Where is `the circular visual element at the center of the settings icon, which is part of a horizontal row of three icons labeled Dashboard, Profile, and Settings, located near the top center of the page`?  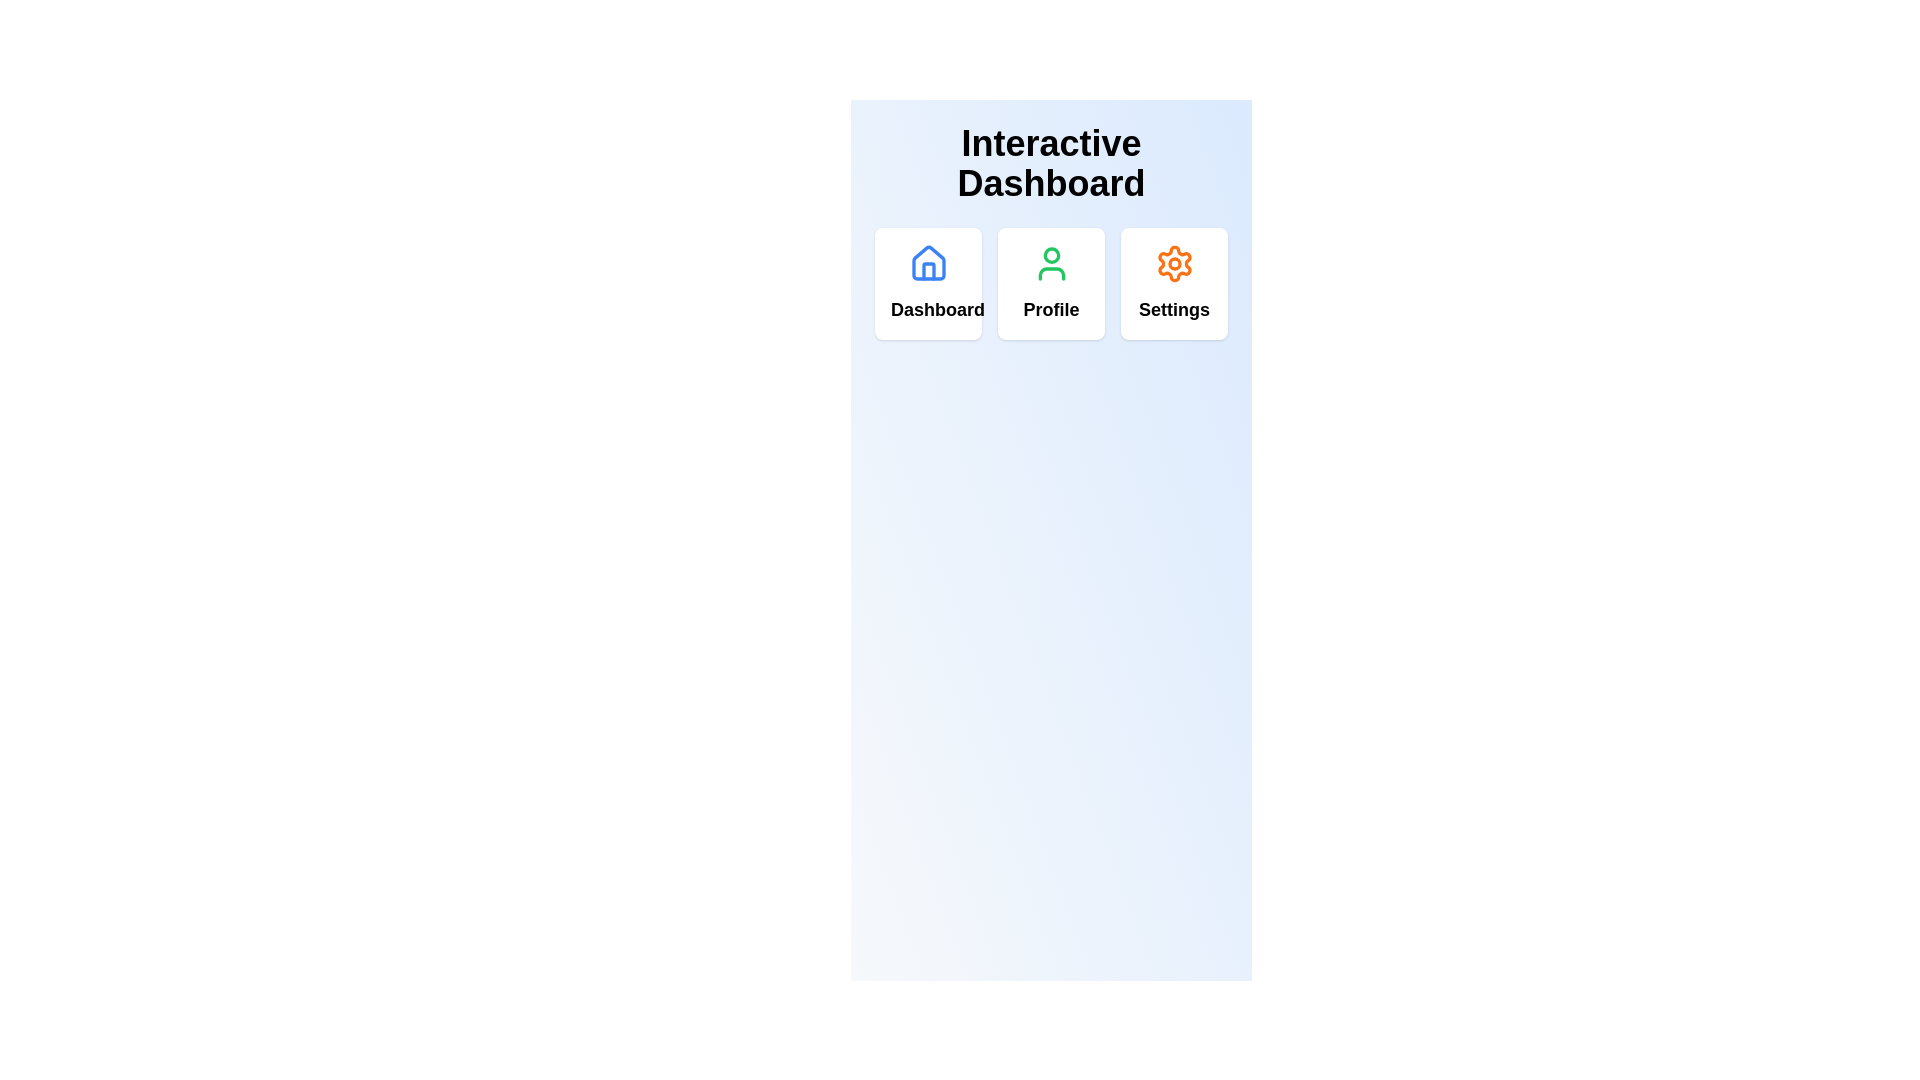 the circular visual element at the center of the settings icon, which is part of a horizontal row of three icons labeled Dashboard, Profile, and Settings, located near the top center of the page is located at coordinates (1174, 262).